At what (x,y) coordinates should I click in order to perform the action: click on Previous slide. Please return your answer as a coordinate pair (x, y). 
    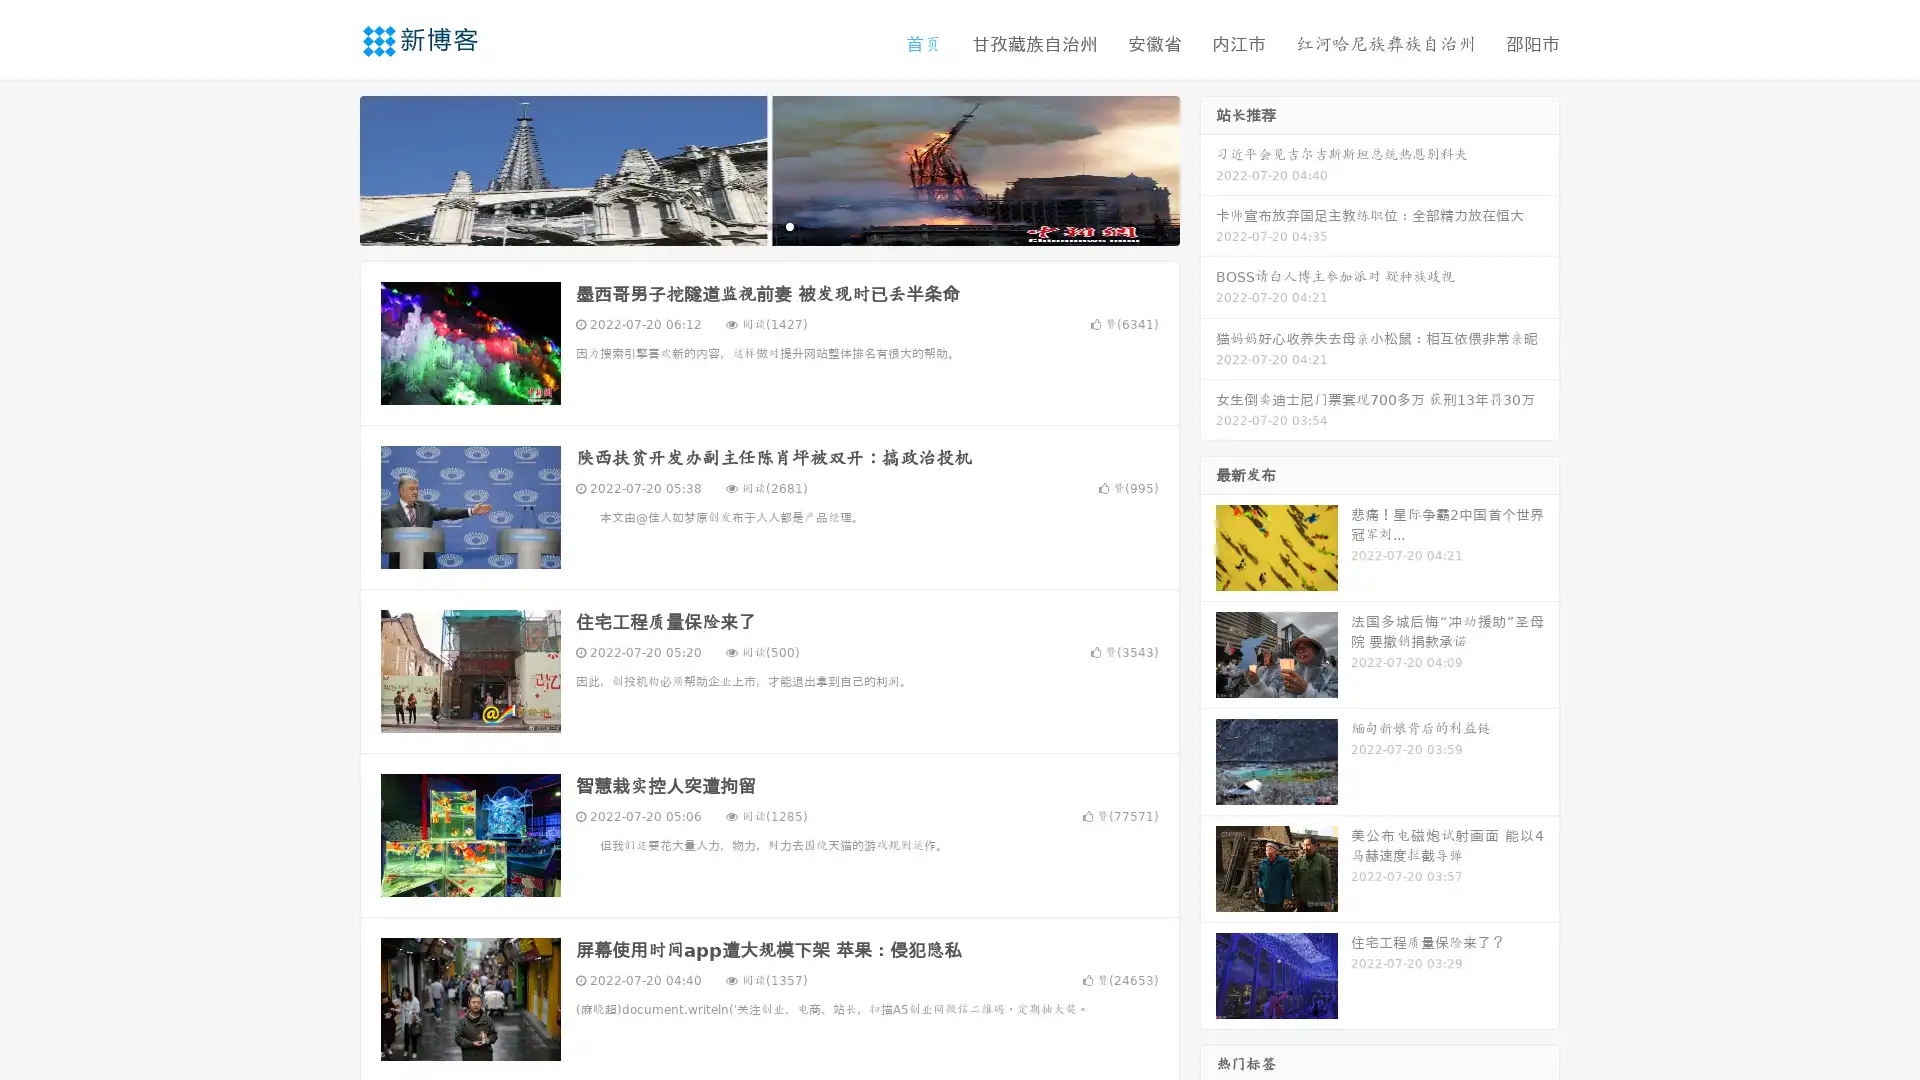
    Looking at the image, I should click on (330, 168).